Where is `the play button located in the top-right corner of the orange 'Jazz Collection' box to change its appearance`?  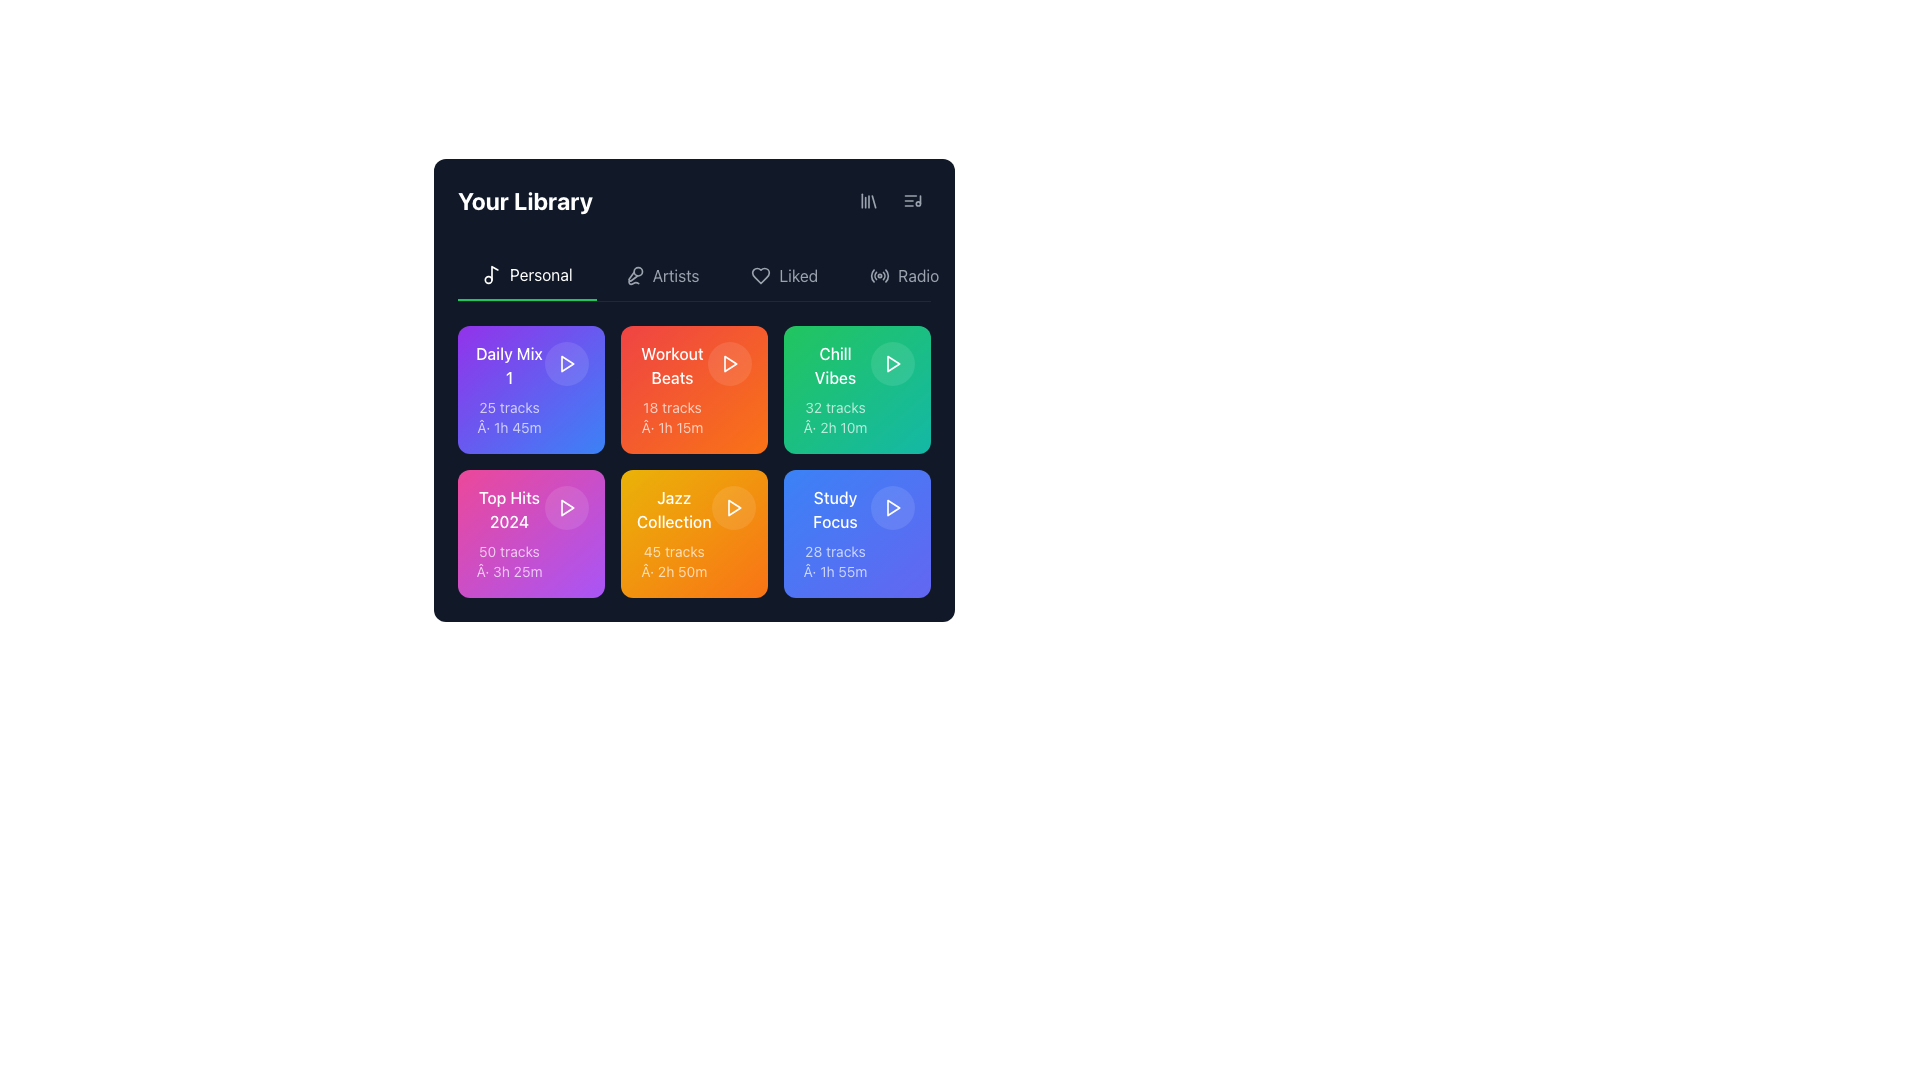
the play button located in the top-right corner of the orange 'Jazz Collection' box to change its appearance is located at coordinates (732, 507).